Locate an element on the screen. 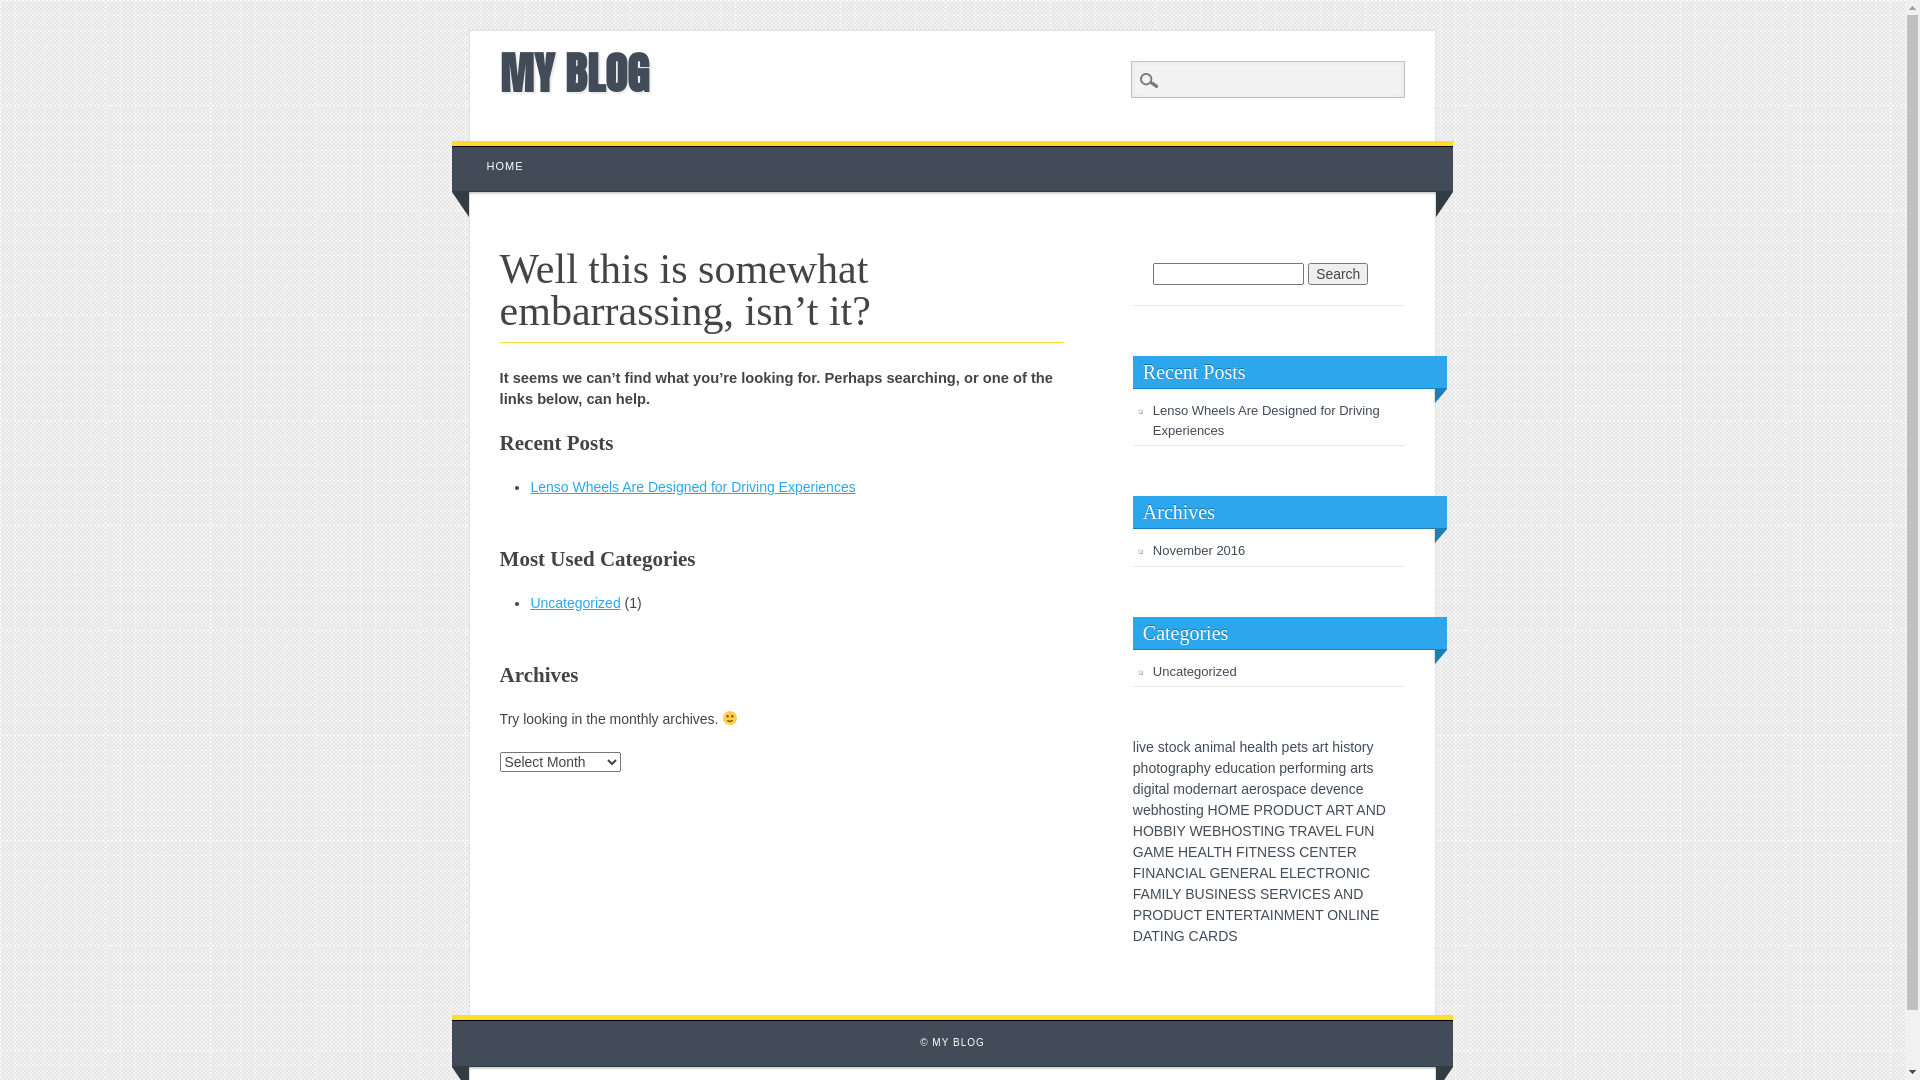 The width and height of the screenshot is (1920, 1080). 'Search' is located at coordinates (1338, 273).